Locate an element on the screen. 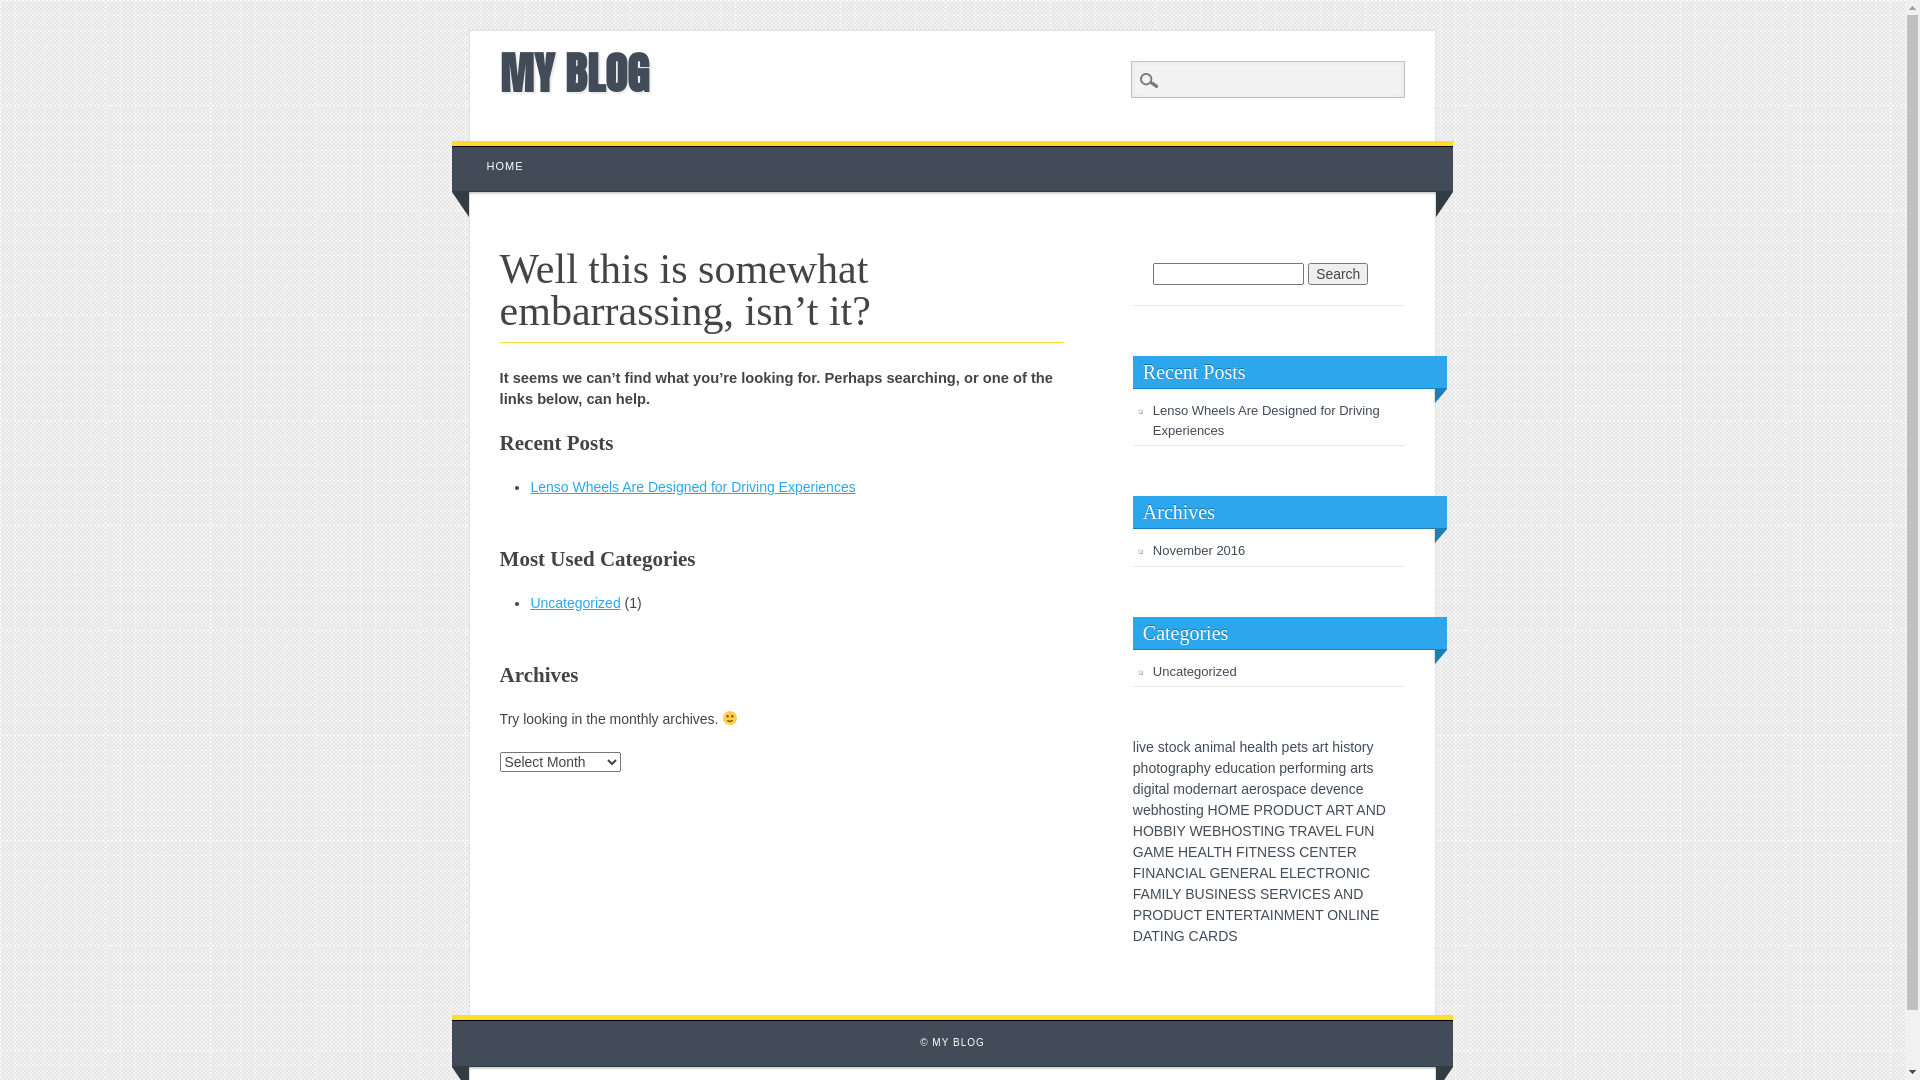 The width and height of the screenshot is (1920, 1080). 'Search' is located at coordinates (1338, 273).